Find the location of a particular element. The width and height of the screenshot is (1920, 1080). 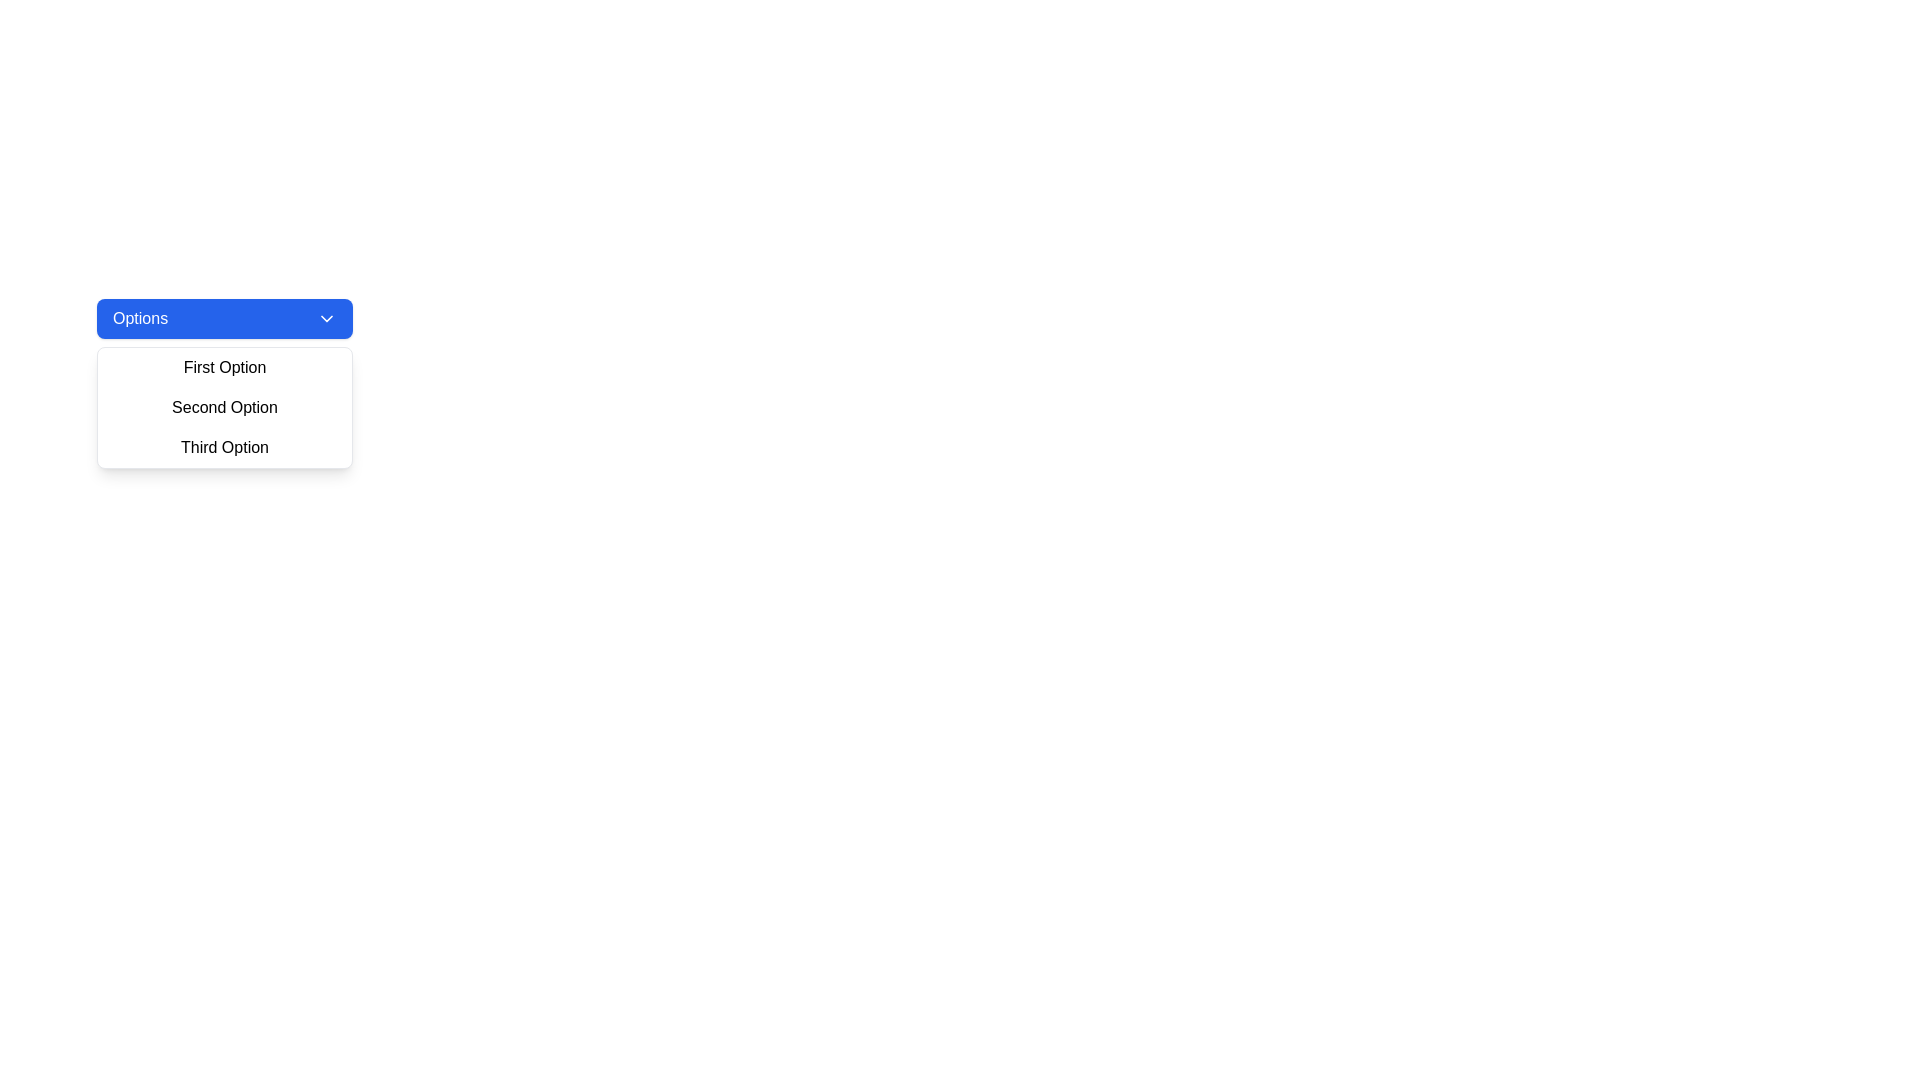

the 'Third Option' item in the dropdown menu is located at coordinates (225, 446).